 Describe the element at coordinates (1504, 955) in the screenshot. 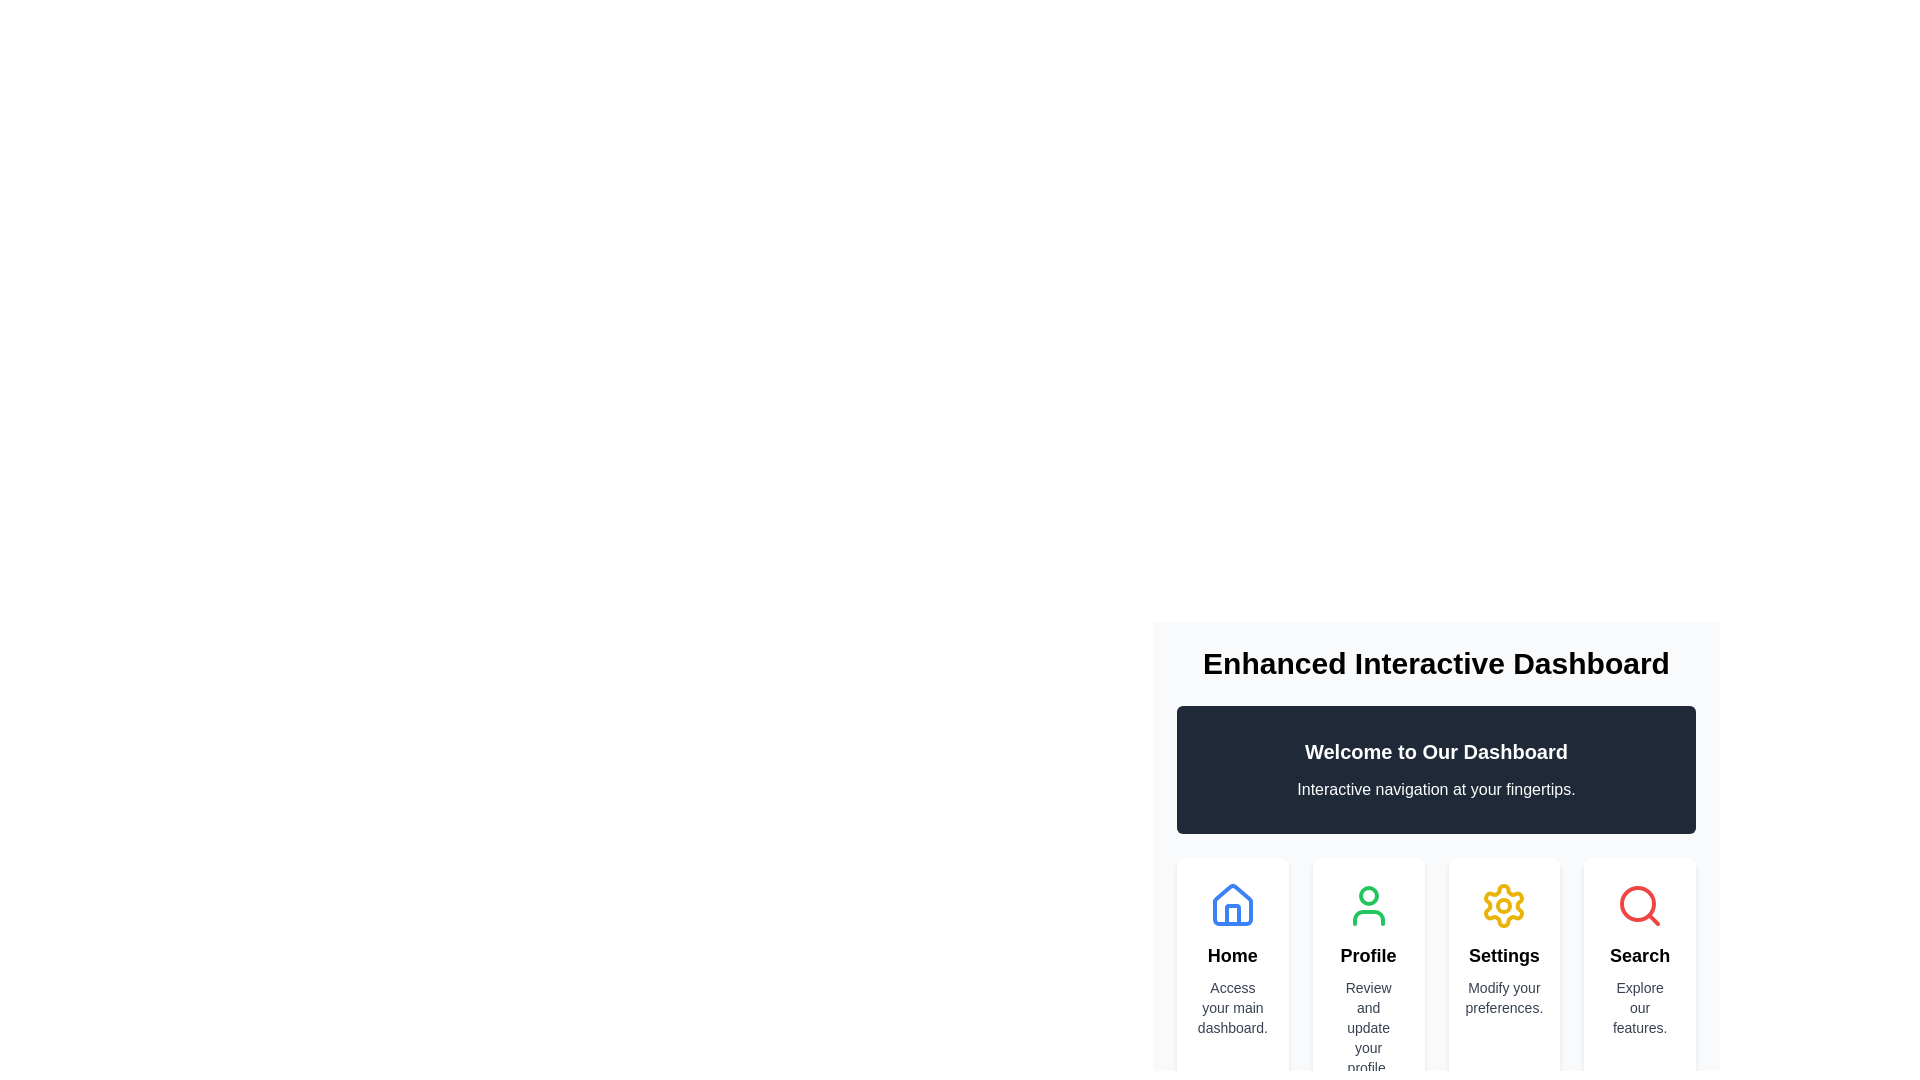

I see `the text label at the top center of the card section labeled 'Settings', which is positioned in the third slot of a row of four cards` at that location.